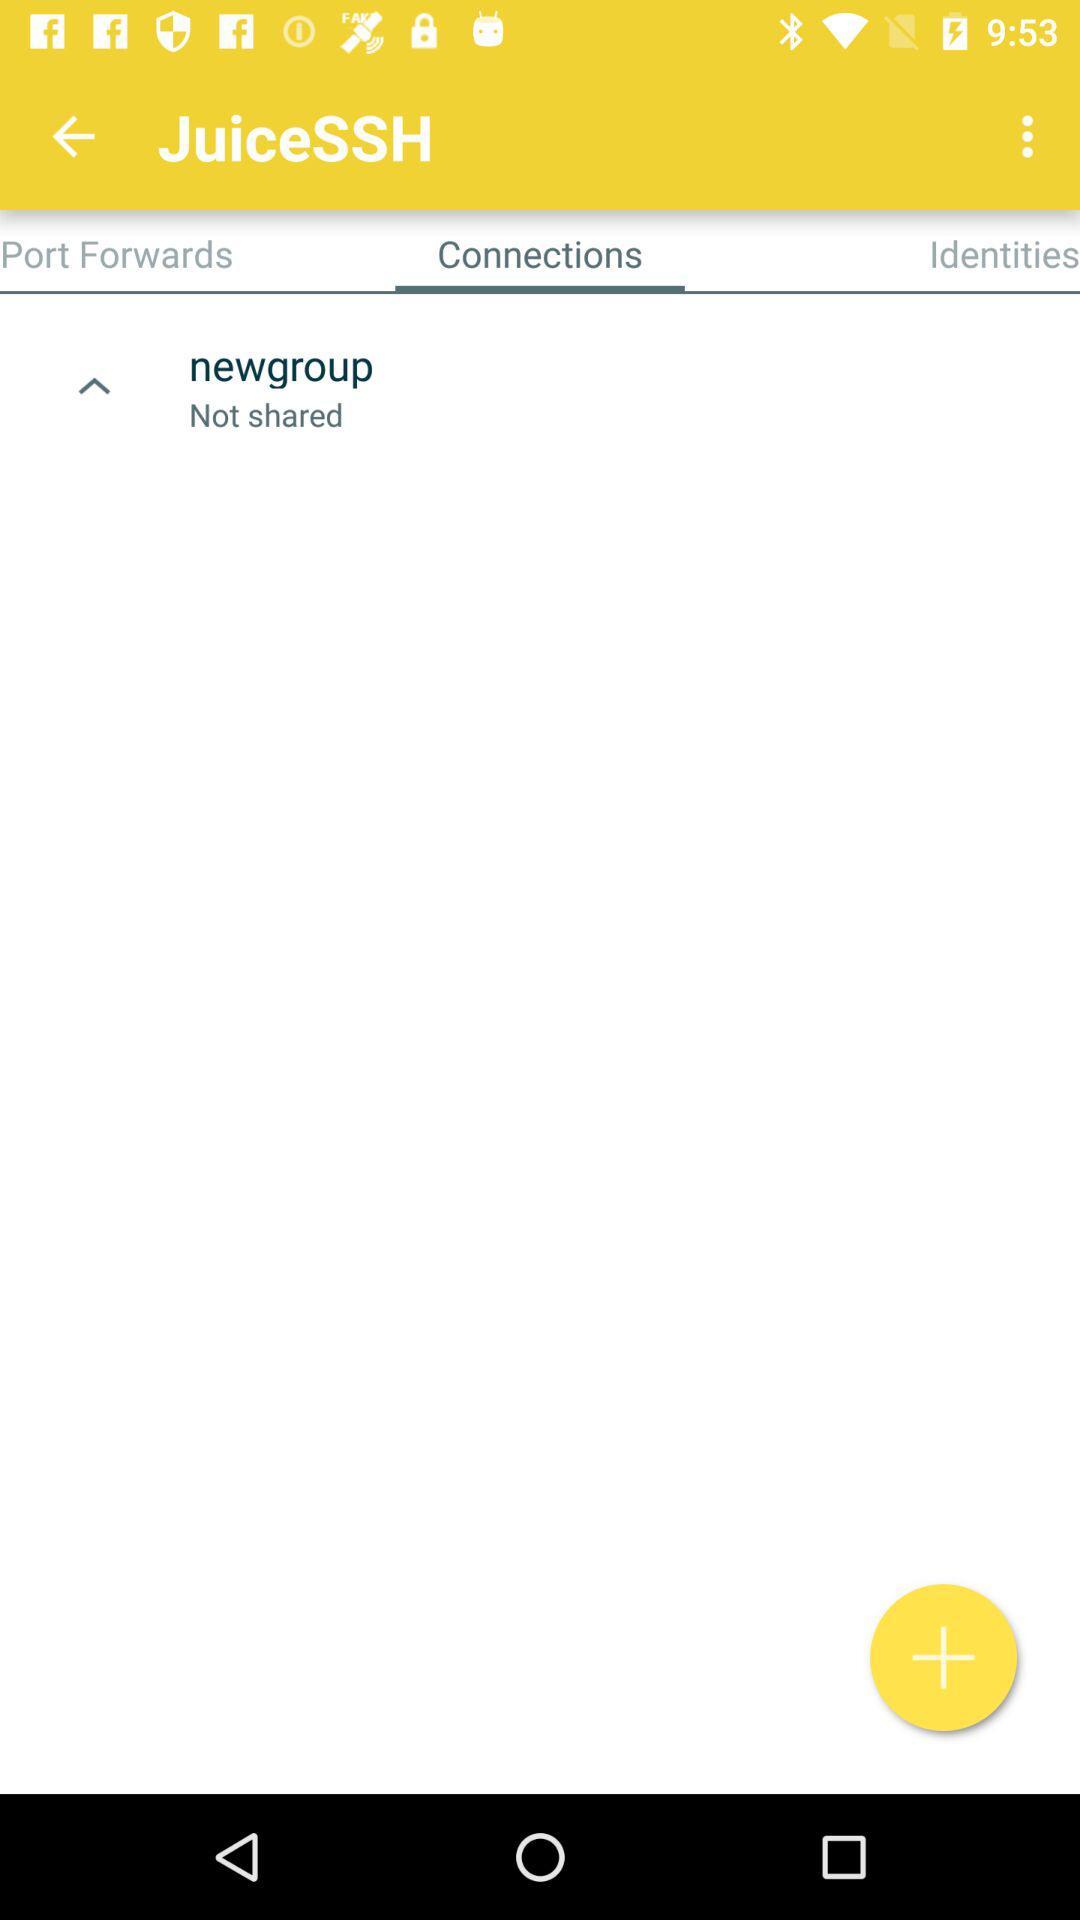 The image size is (1080, 1920). Describe the element at coordinates (116, 252) in the screenshot. I see `port forwards icon` at that location.